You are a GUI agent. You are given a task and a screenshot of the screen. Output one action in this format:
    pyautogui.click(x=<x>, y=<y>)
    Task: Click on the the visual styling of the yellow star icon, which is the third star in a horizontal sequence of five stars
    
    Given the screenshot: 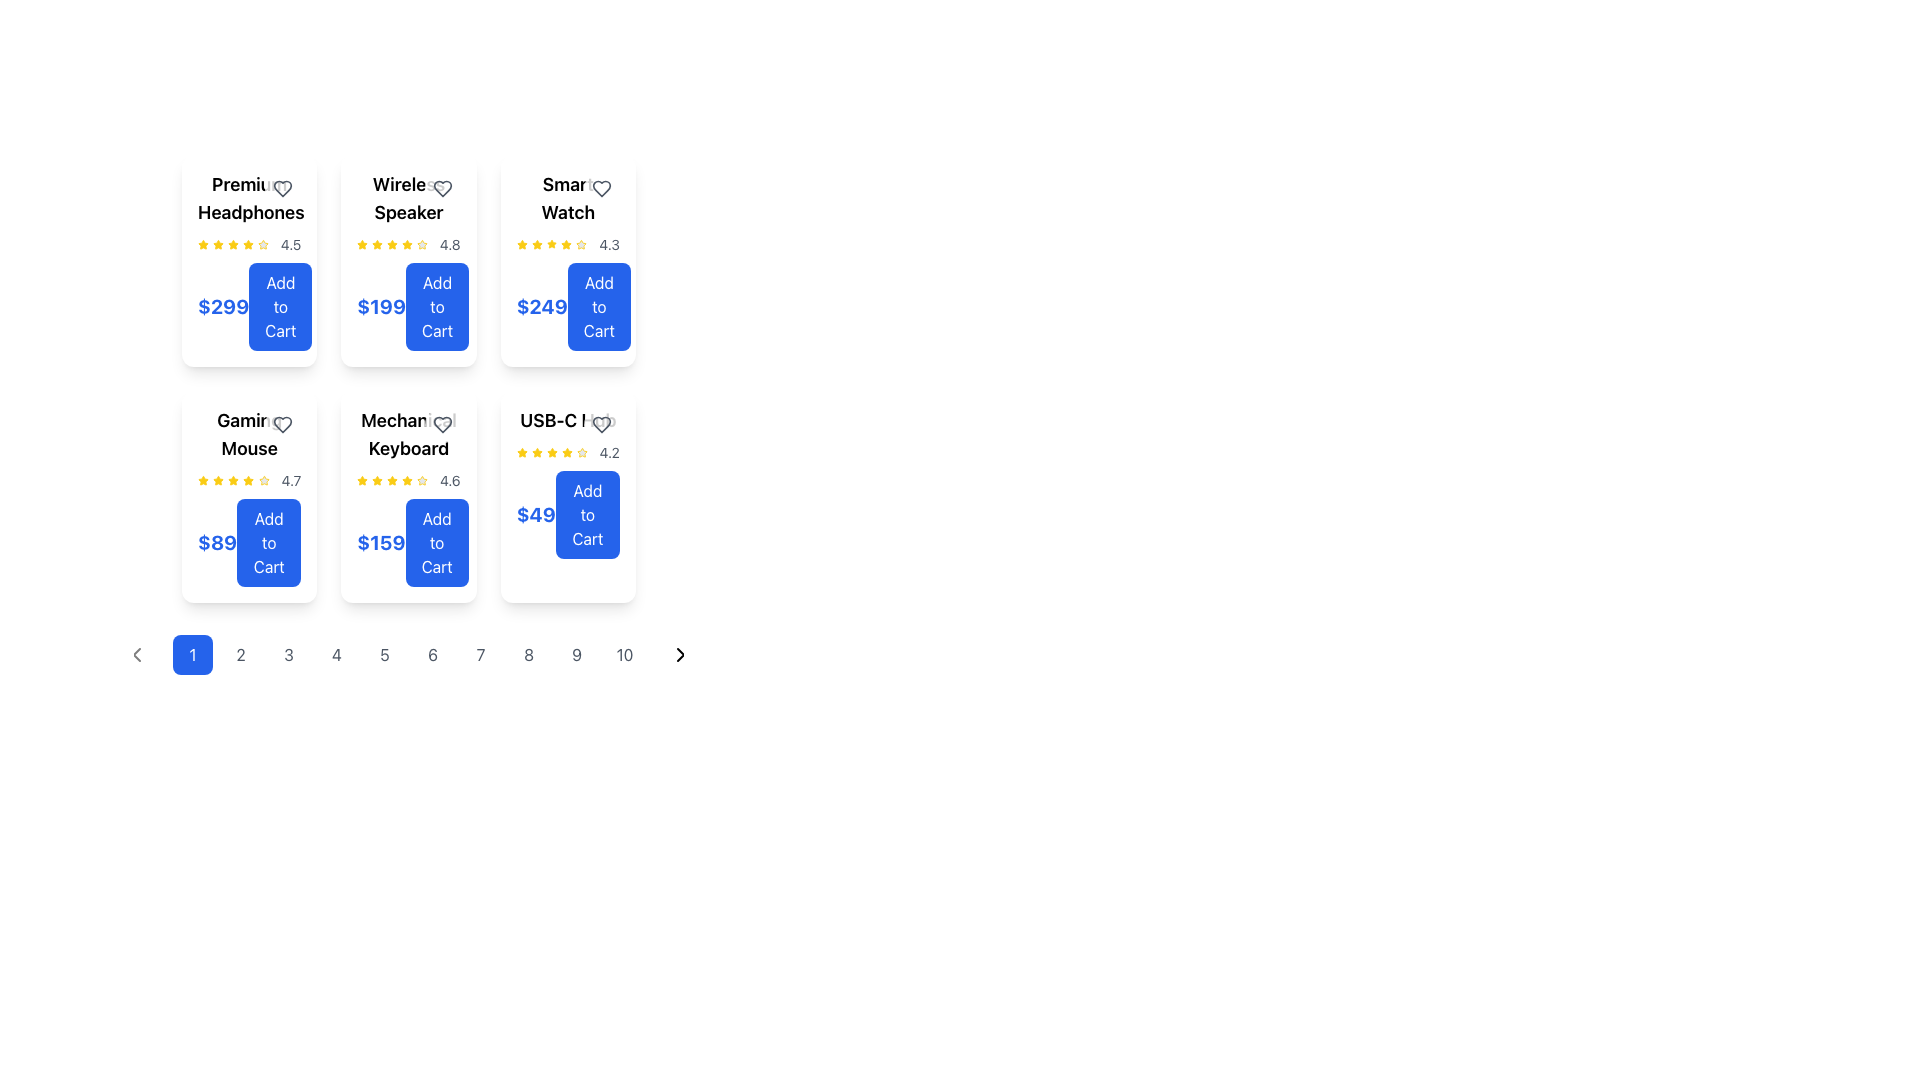 What is the action you would take?
    pyautogui.click(x=218, y=244)
    